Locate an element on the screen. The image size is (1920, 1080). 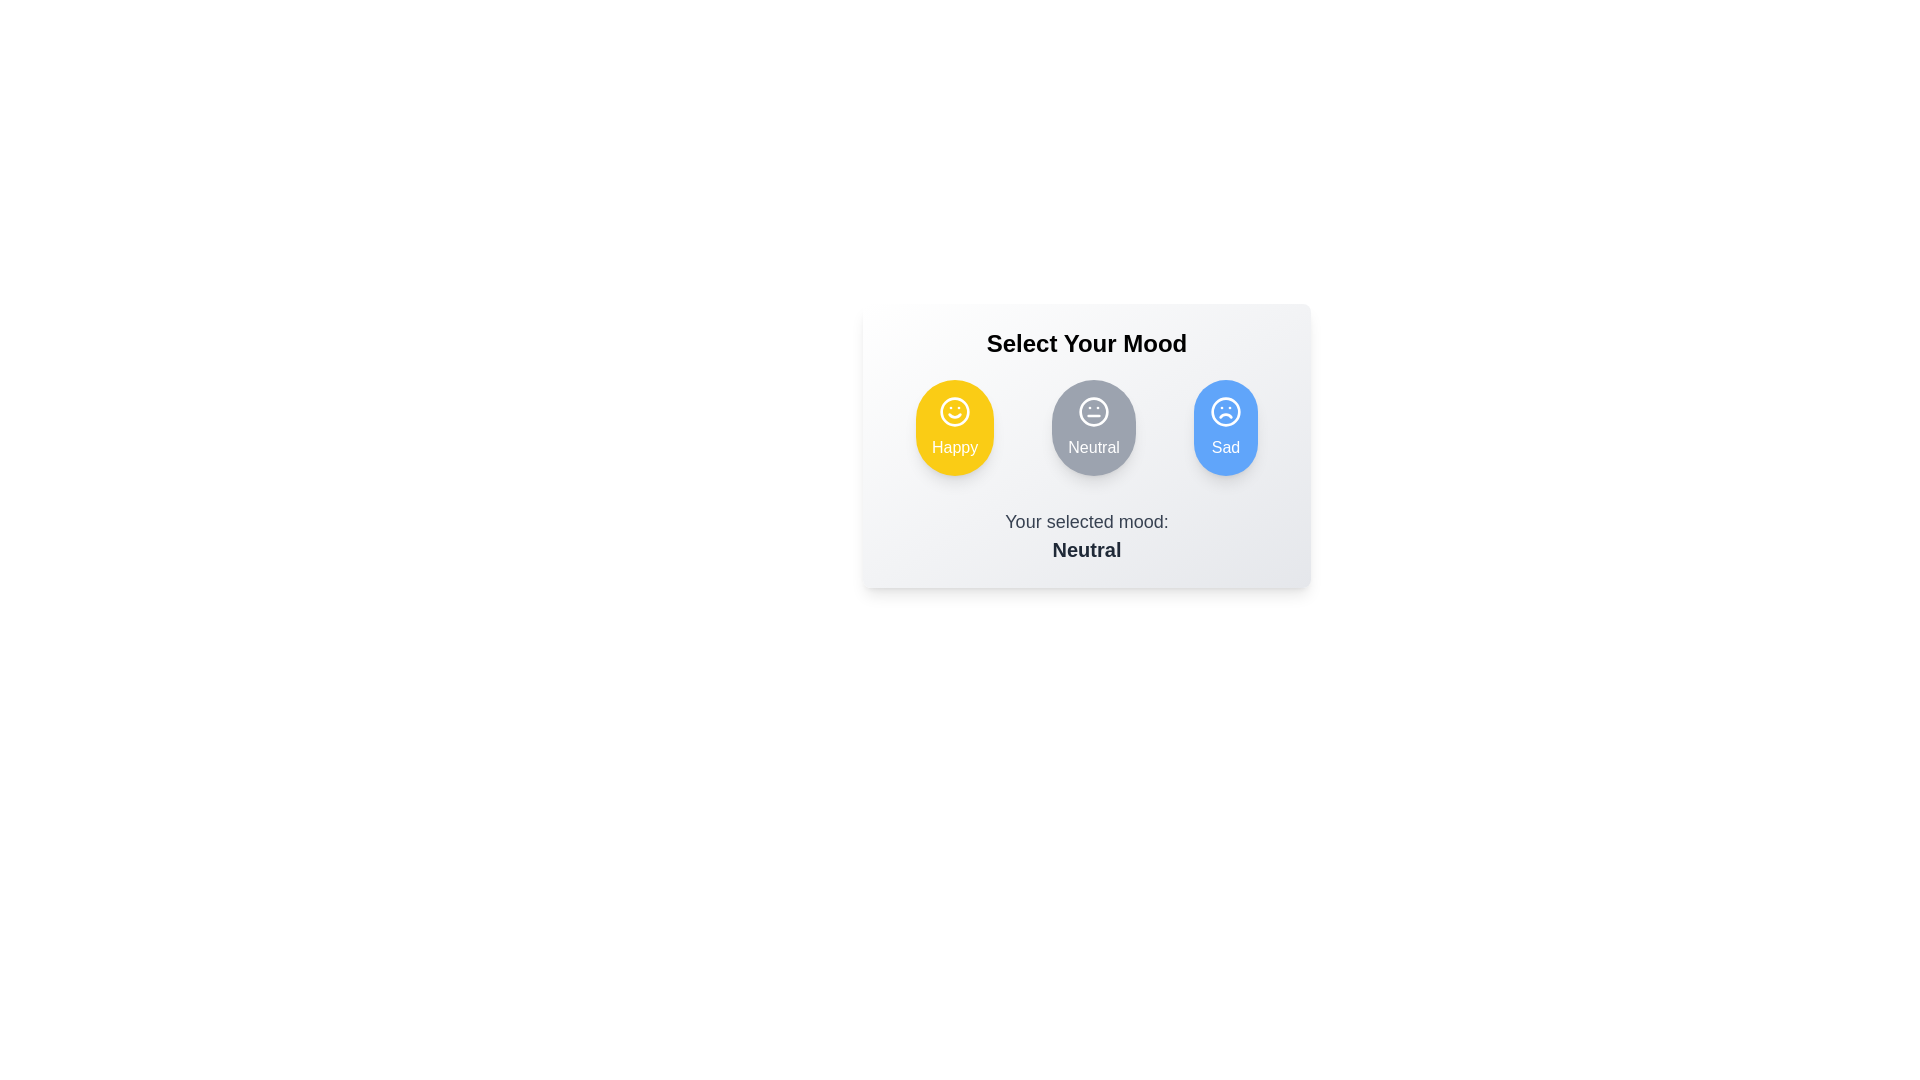
the frowning face icon in the blue circular button labeled 'Sad' is located at coordinates (1224, 411).